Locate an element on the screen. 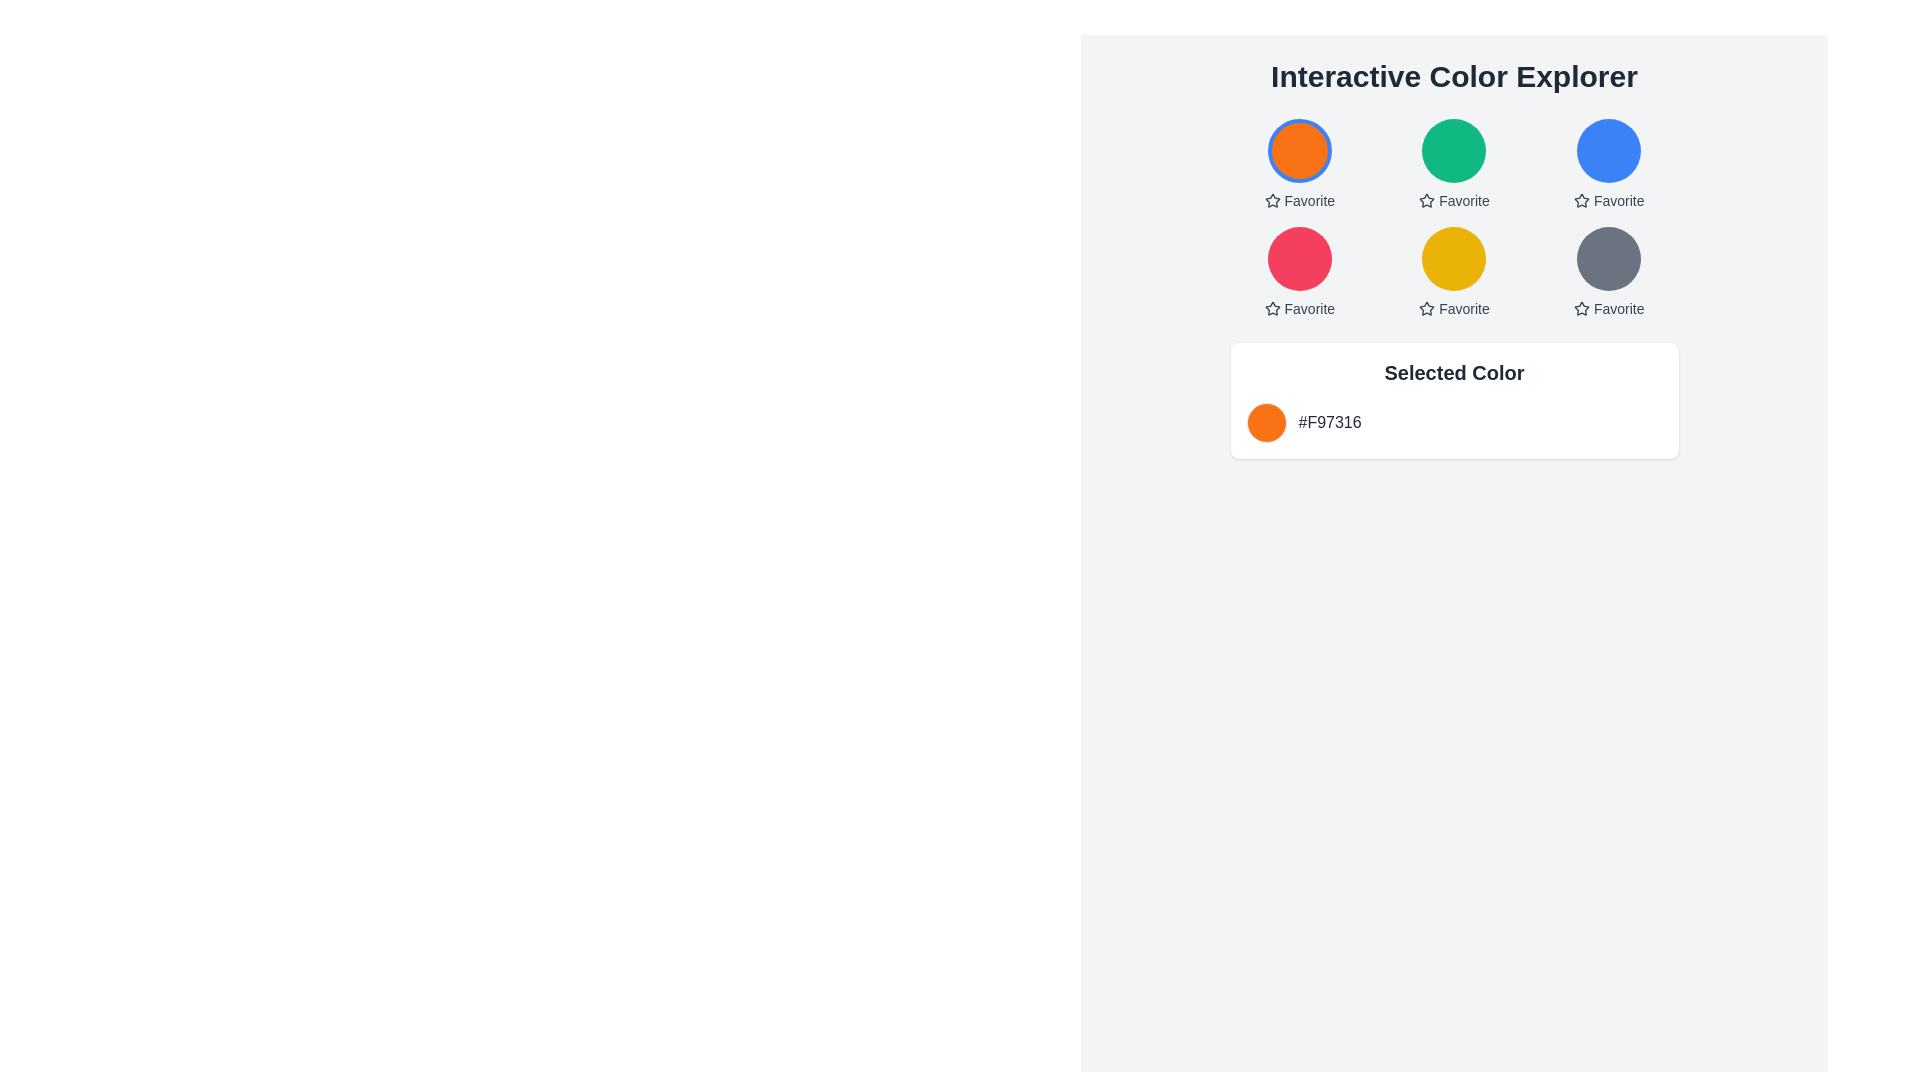 The height and width of the screenshot is (1080, 1920). the circular yellow button labeled 'Favorite' to mark it as favorite is located at coordinates (1454, 273).